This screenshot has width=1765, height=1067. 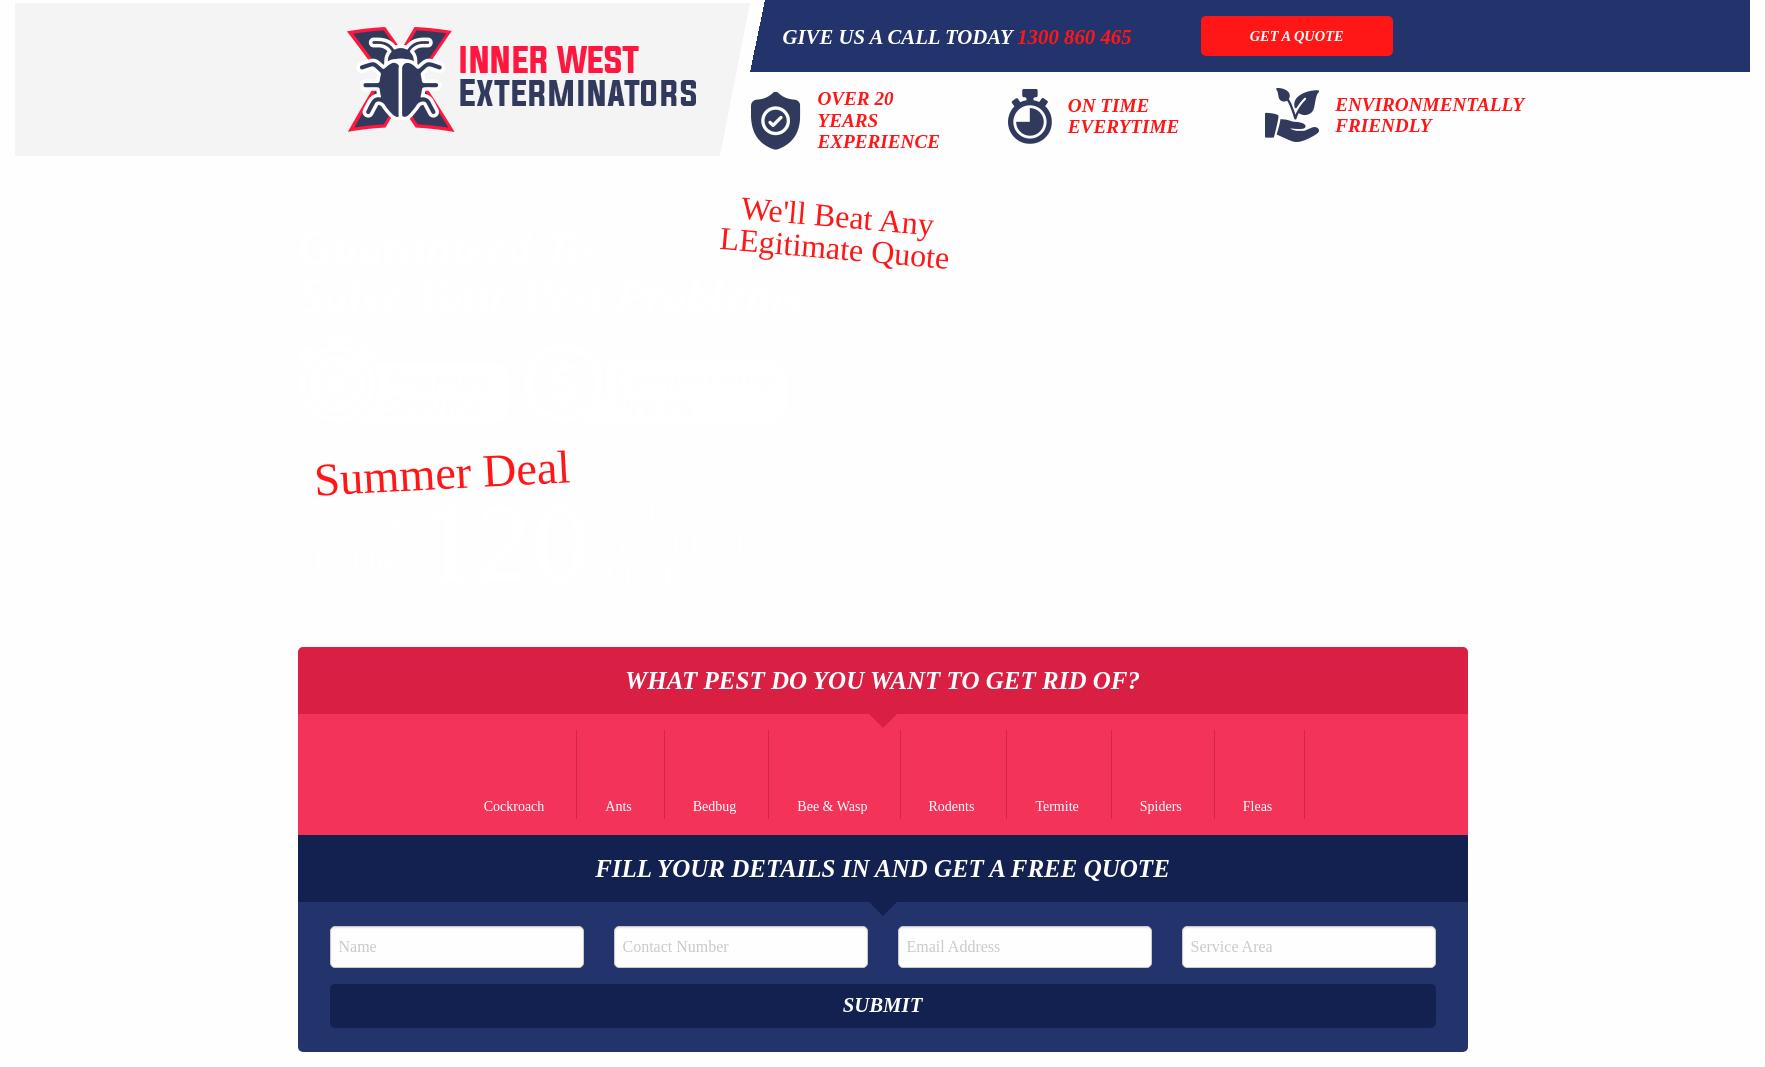 What do you see at coordinates (1159, 804) in the screenshot?
I see `'Spiders'` at bounding box center [1159, 804].